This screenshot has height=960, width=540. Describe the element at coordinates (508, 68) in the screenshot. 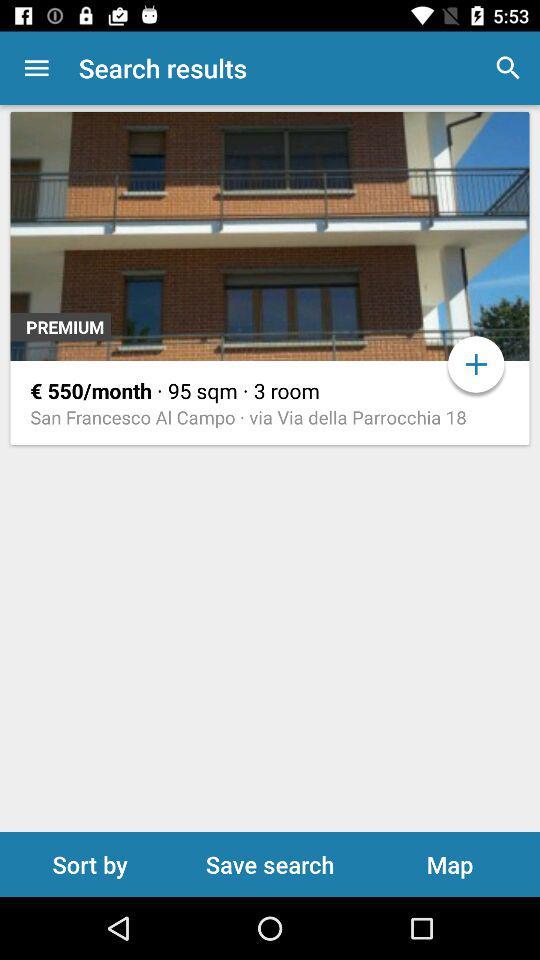

I see `the item to the right of the search results item` at that location.